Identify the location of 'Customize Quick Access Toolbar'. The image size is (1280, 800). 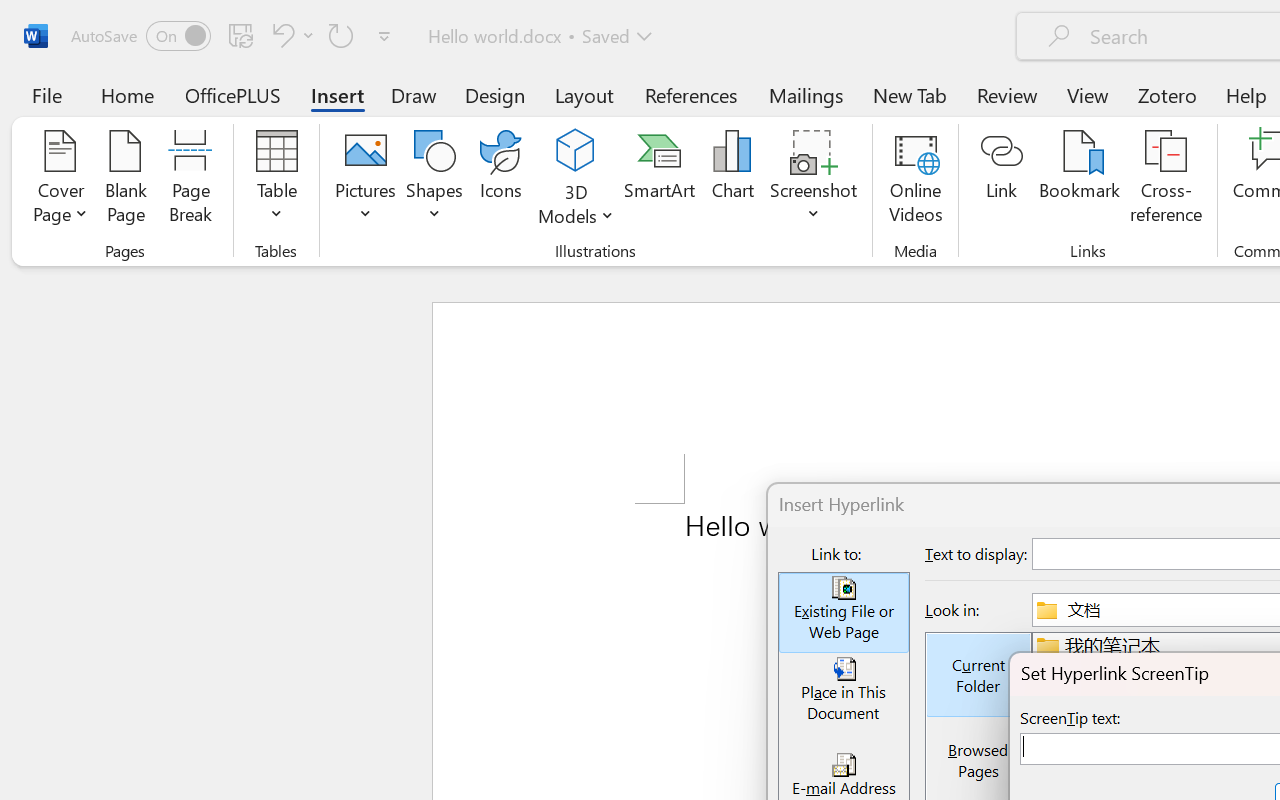
(384, 35).